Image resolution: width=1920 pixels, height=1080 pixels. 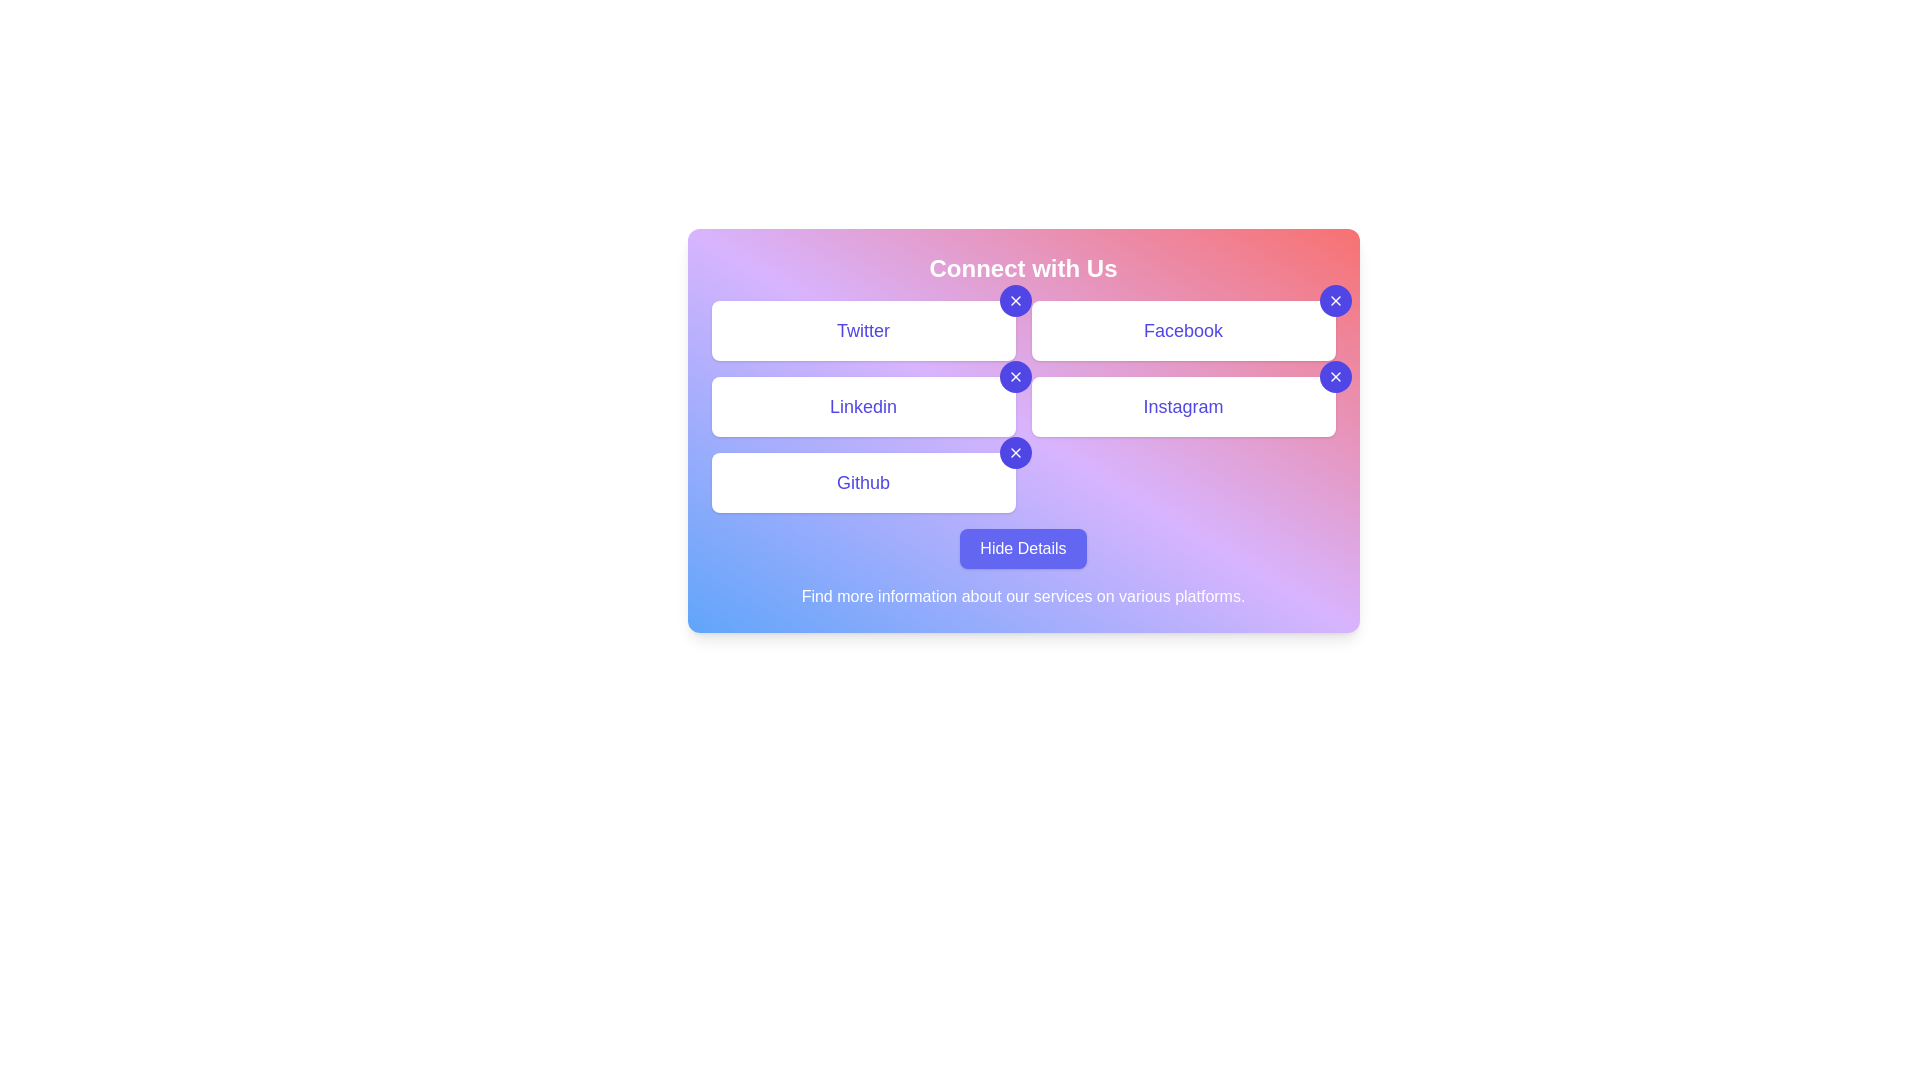 I want to click on or read the 'Twitter' label on the white rounded rectangle card located in the top-left corner of the grid layout, so click(x=863, y=330).